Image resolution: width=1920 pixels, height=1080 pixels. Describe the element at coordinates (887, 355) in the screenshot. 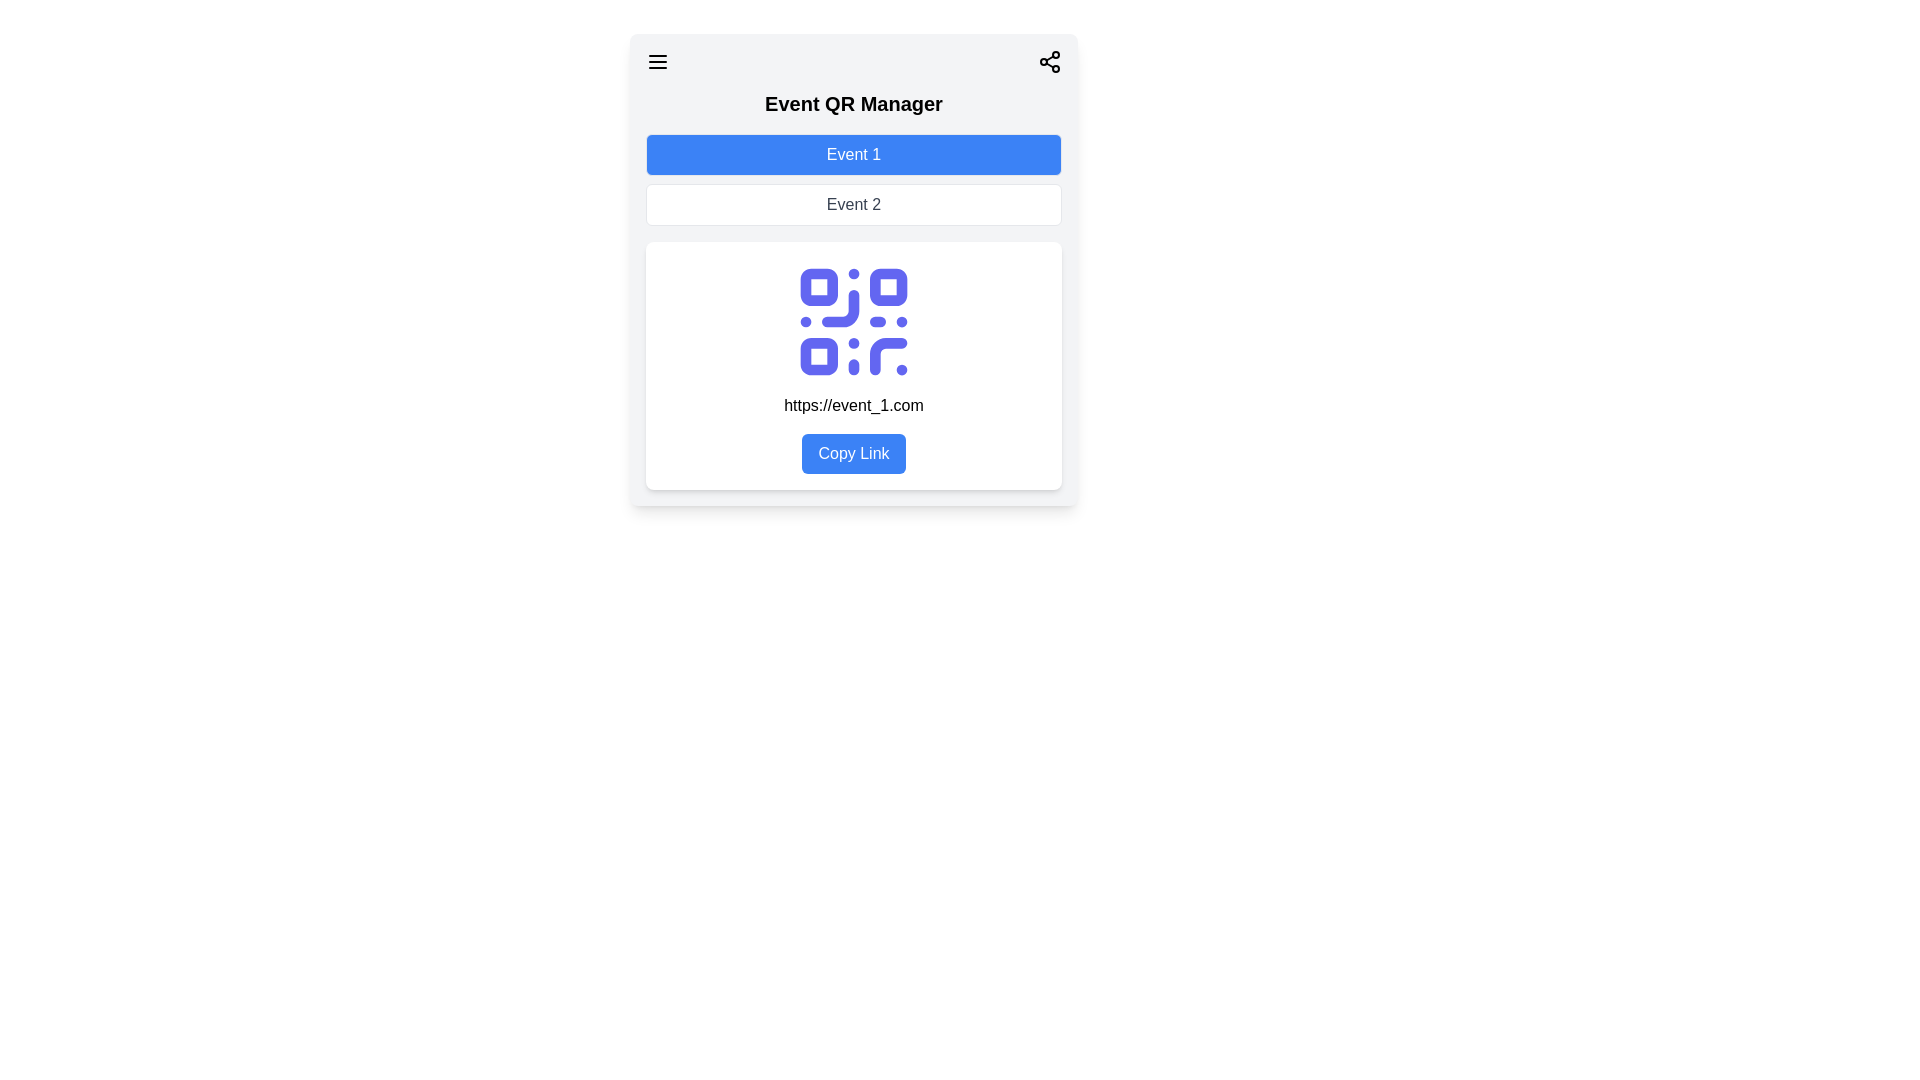

I see `the curved line transitioning into a straight line segment of the QR code located in the lower-right quadrant of the QR code within the card-like interface` at that location.